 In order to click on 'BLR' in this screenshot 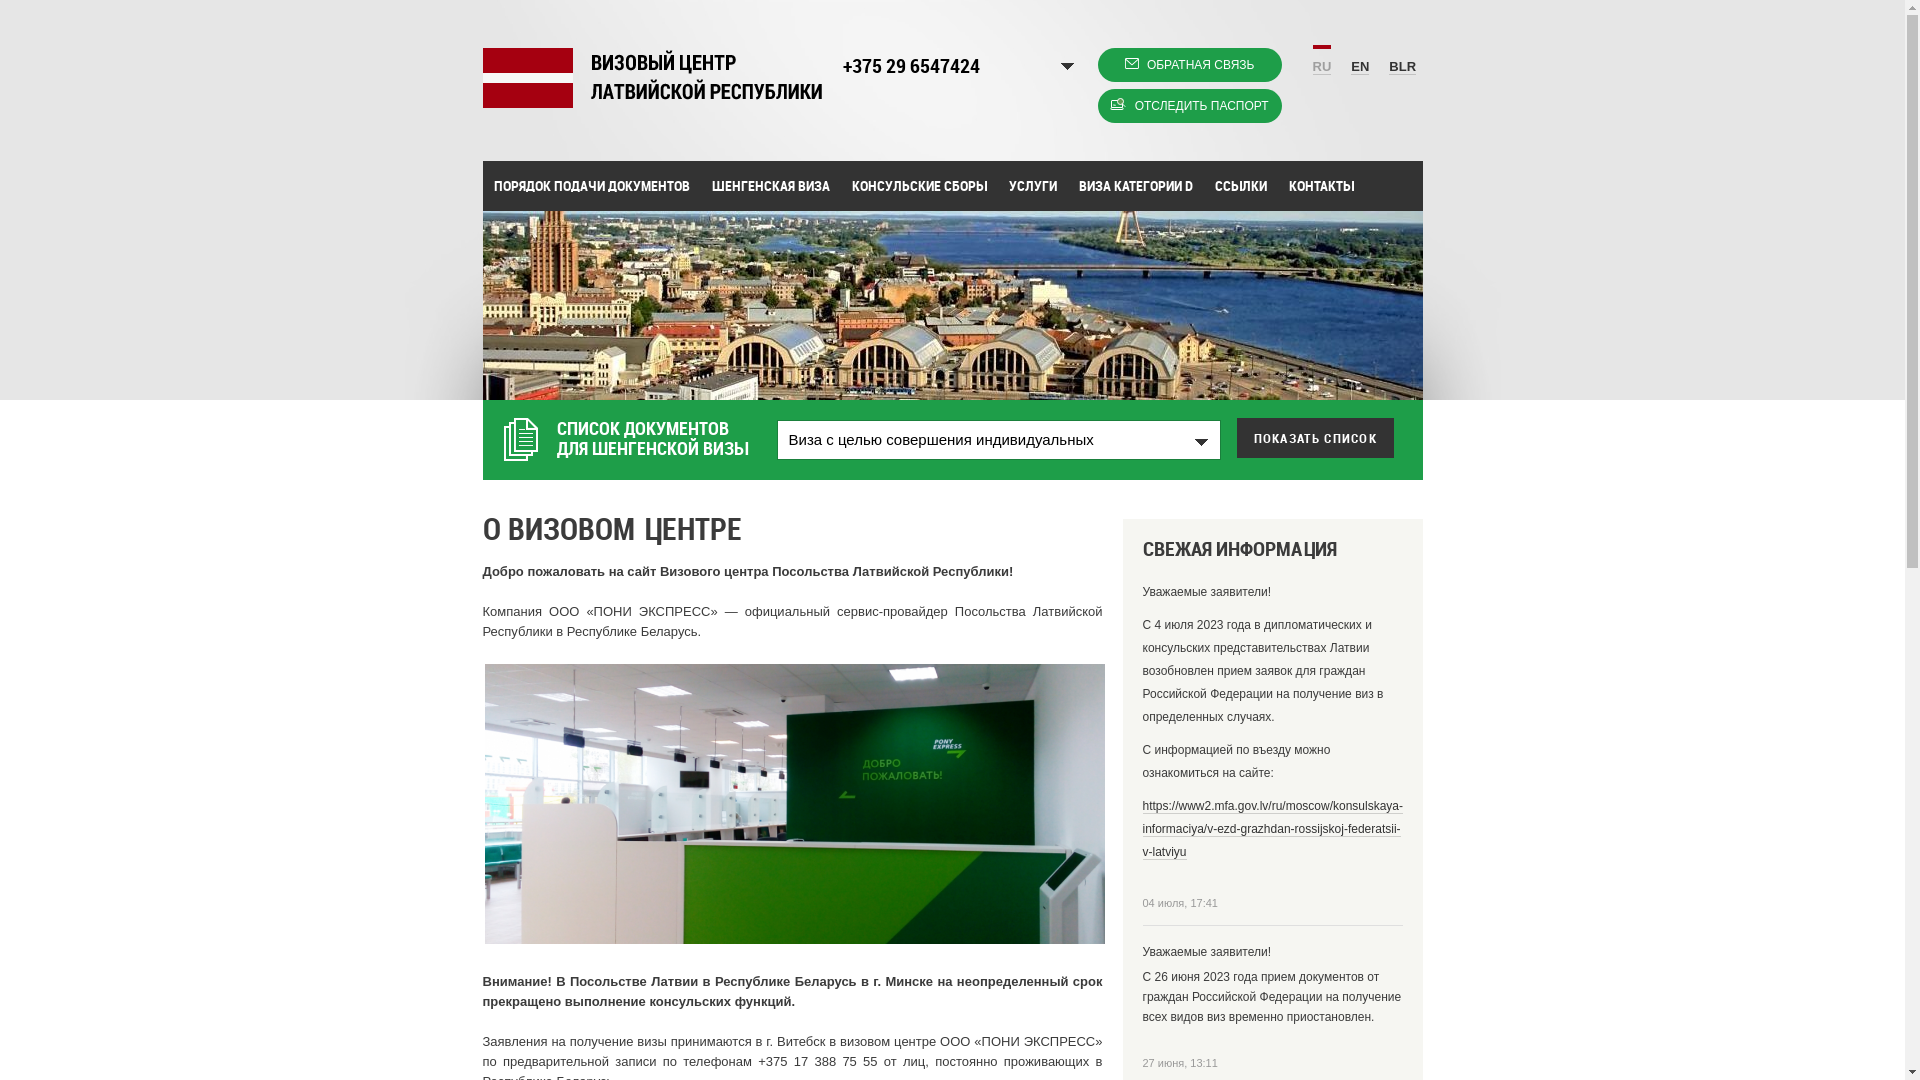, I will do `click(1387, 60)`.